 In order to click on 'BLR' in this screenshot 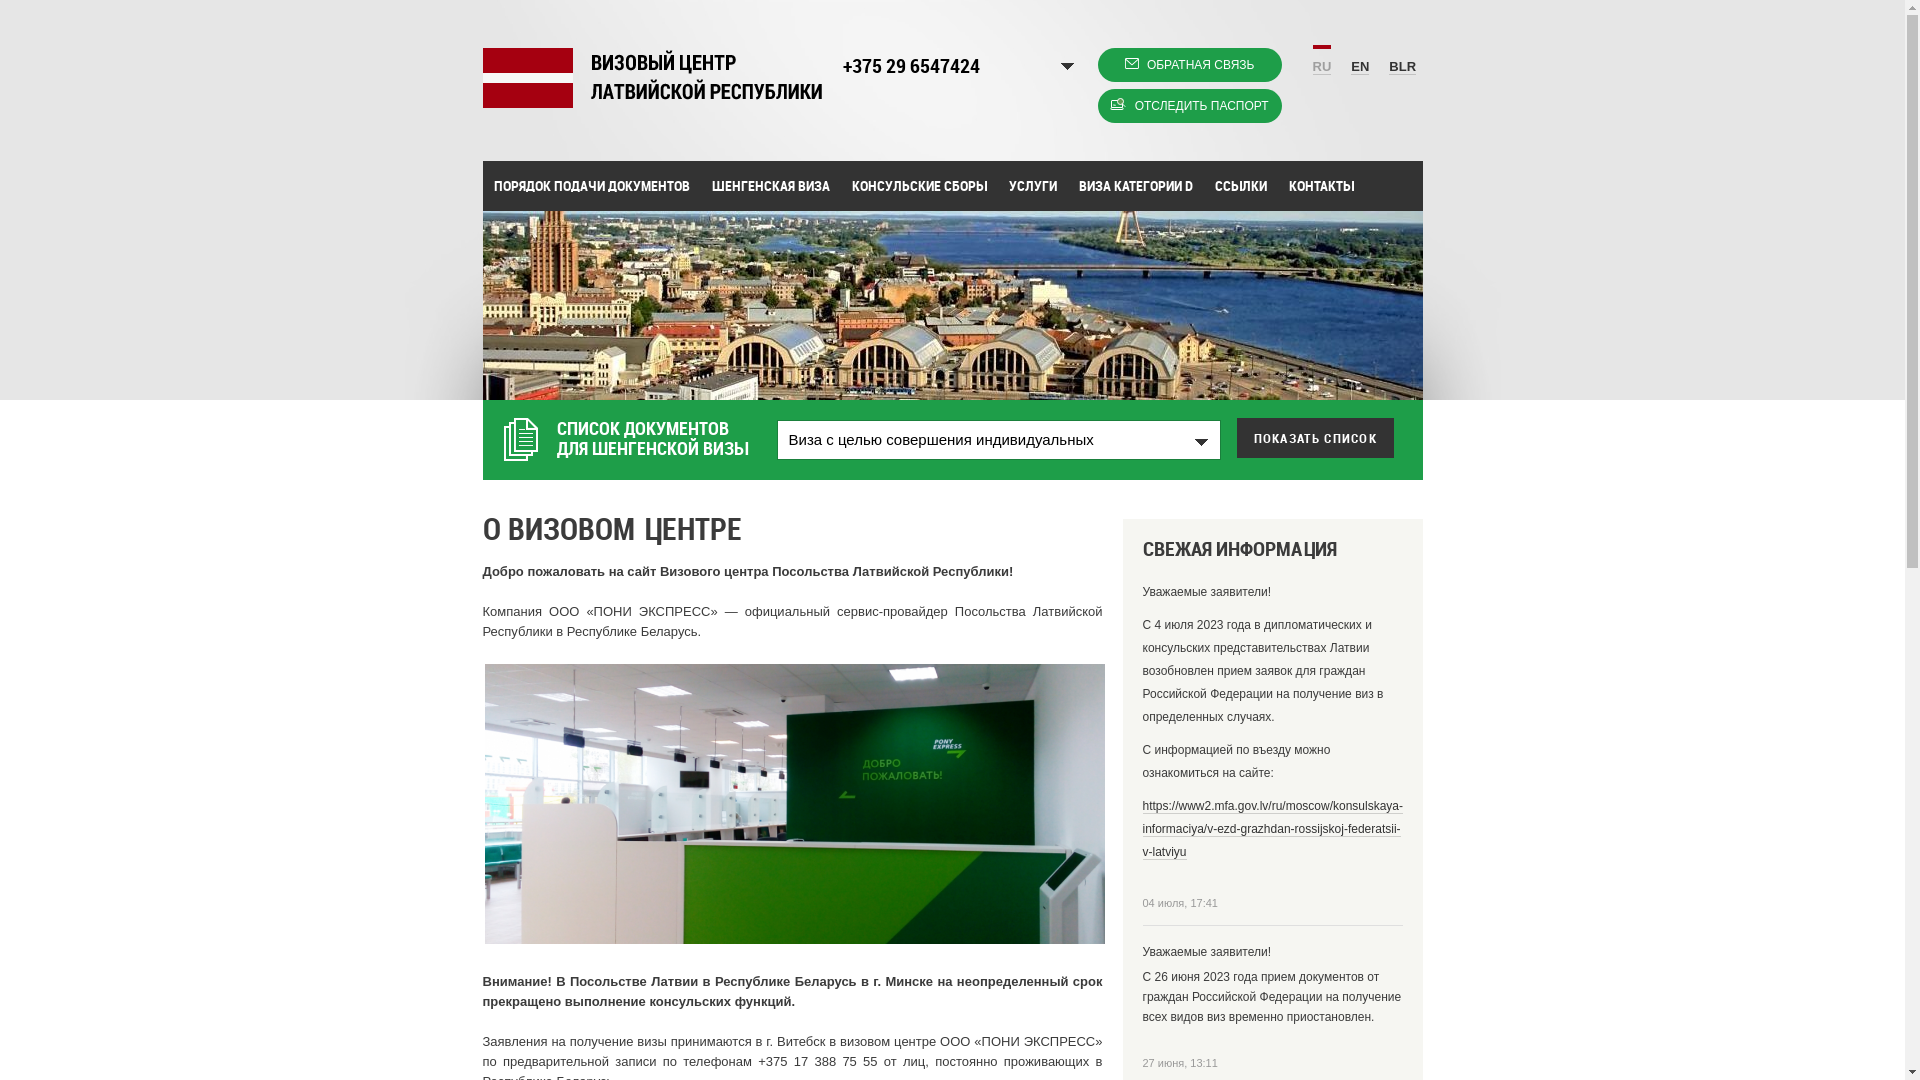, I will do `click(1387, 60)`.